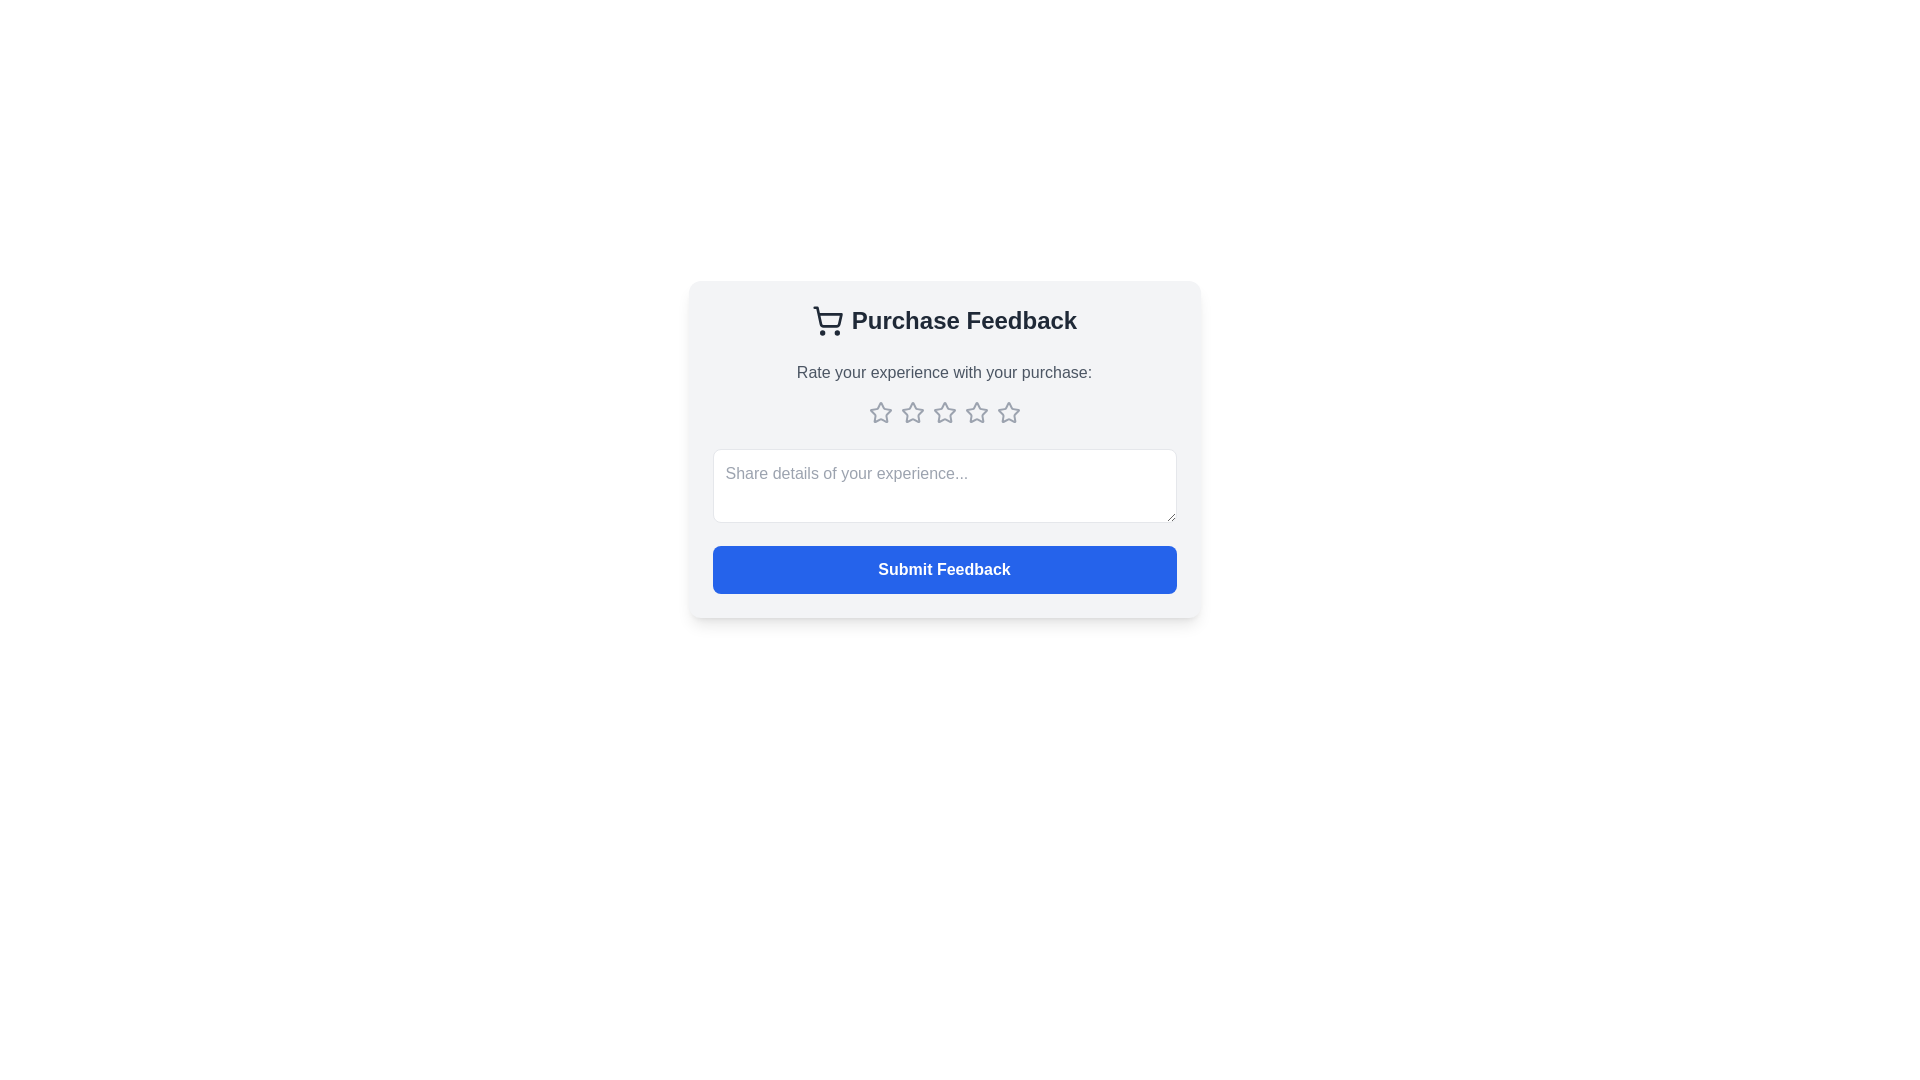 Image resolution: width=1920 pixels, height=1080 pixels. I want to click on the first star icon with a gray outline, representing a rating option, located below the title 'Rate your experience with your purchase.', so click(880, 411).